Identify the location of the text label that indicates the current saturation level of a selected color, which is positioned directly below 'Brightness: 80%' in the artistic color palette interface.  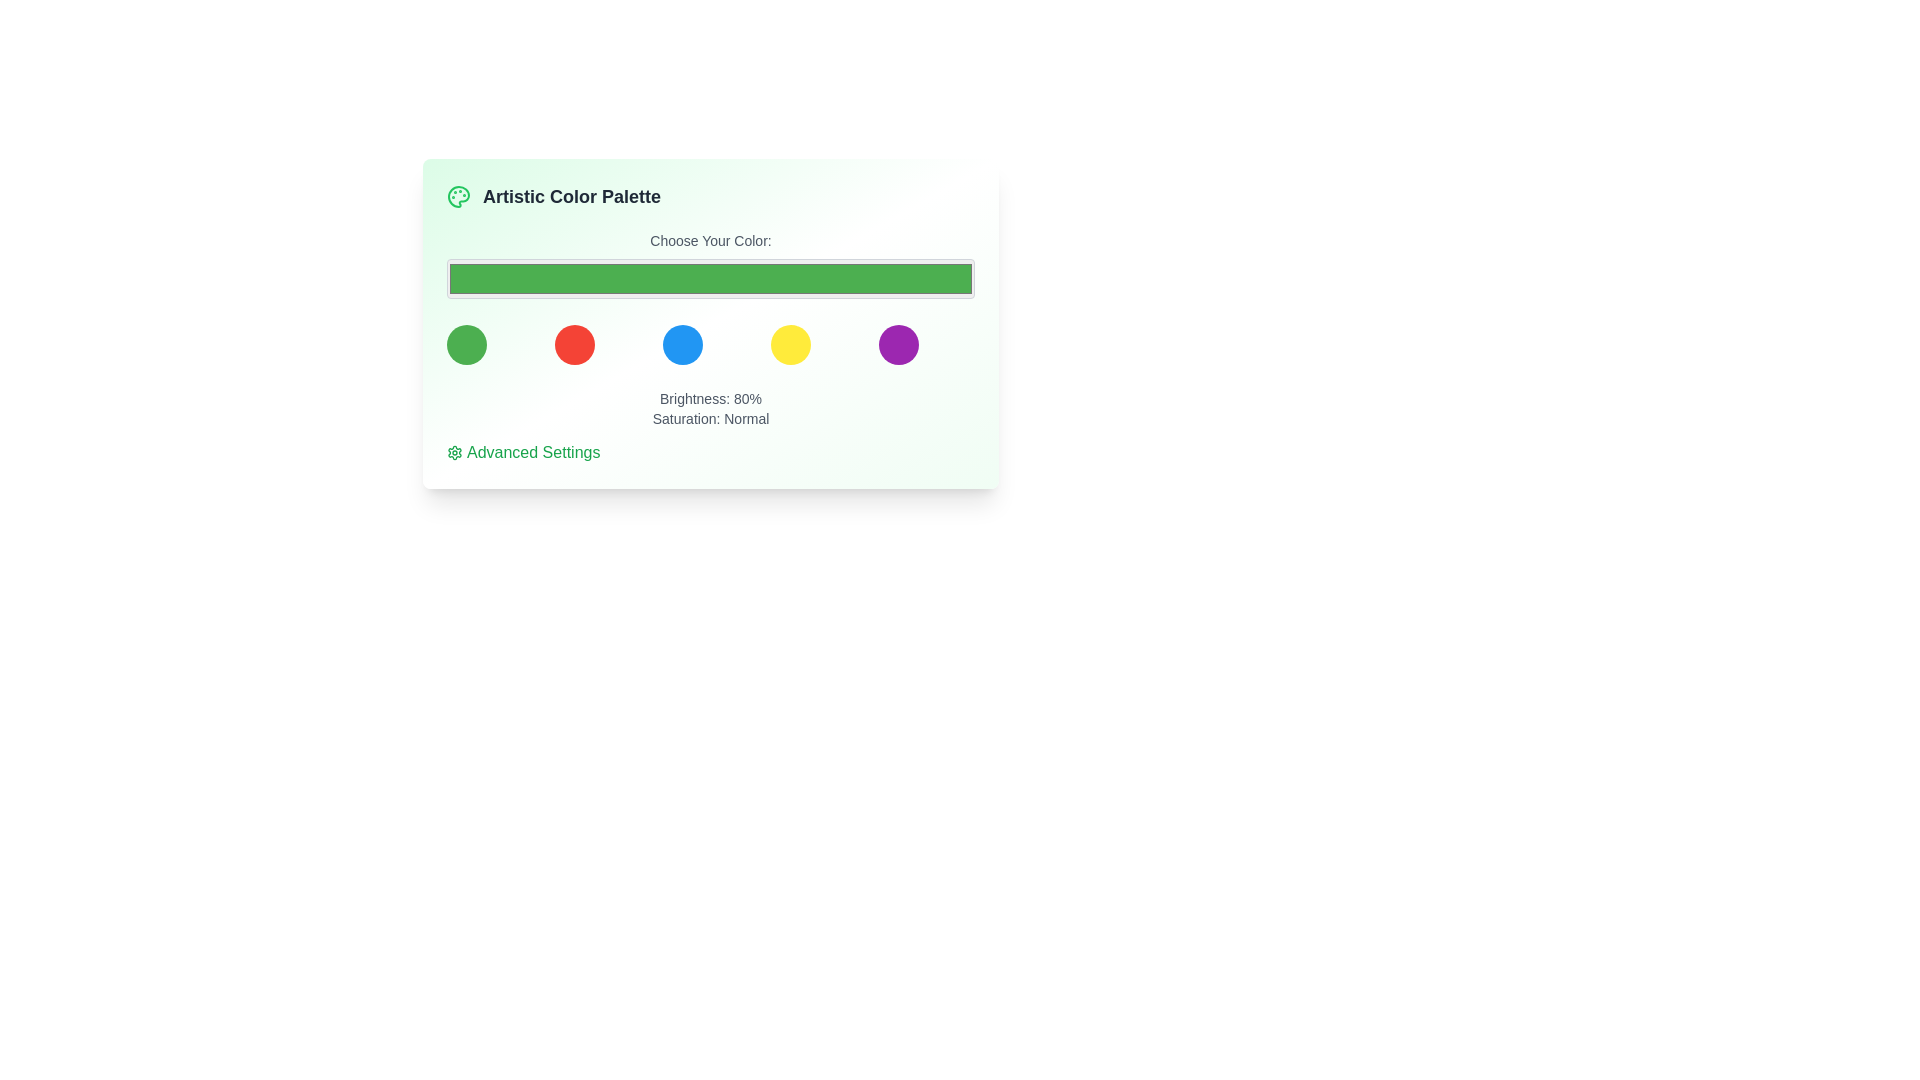
(710, 418).